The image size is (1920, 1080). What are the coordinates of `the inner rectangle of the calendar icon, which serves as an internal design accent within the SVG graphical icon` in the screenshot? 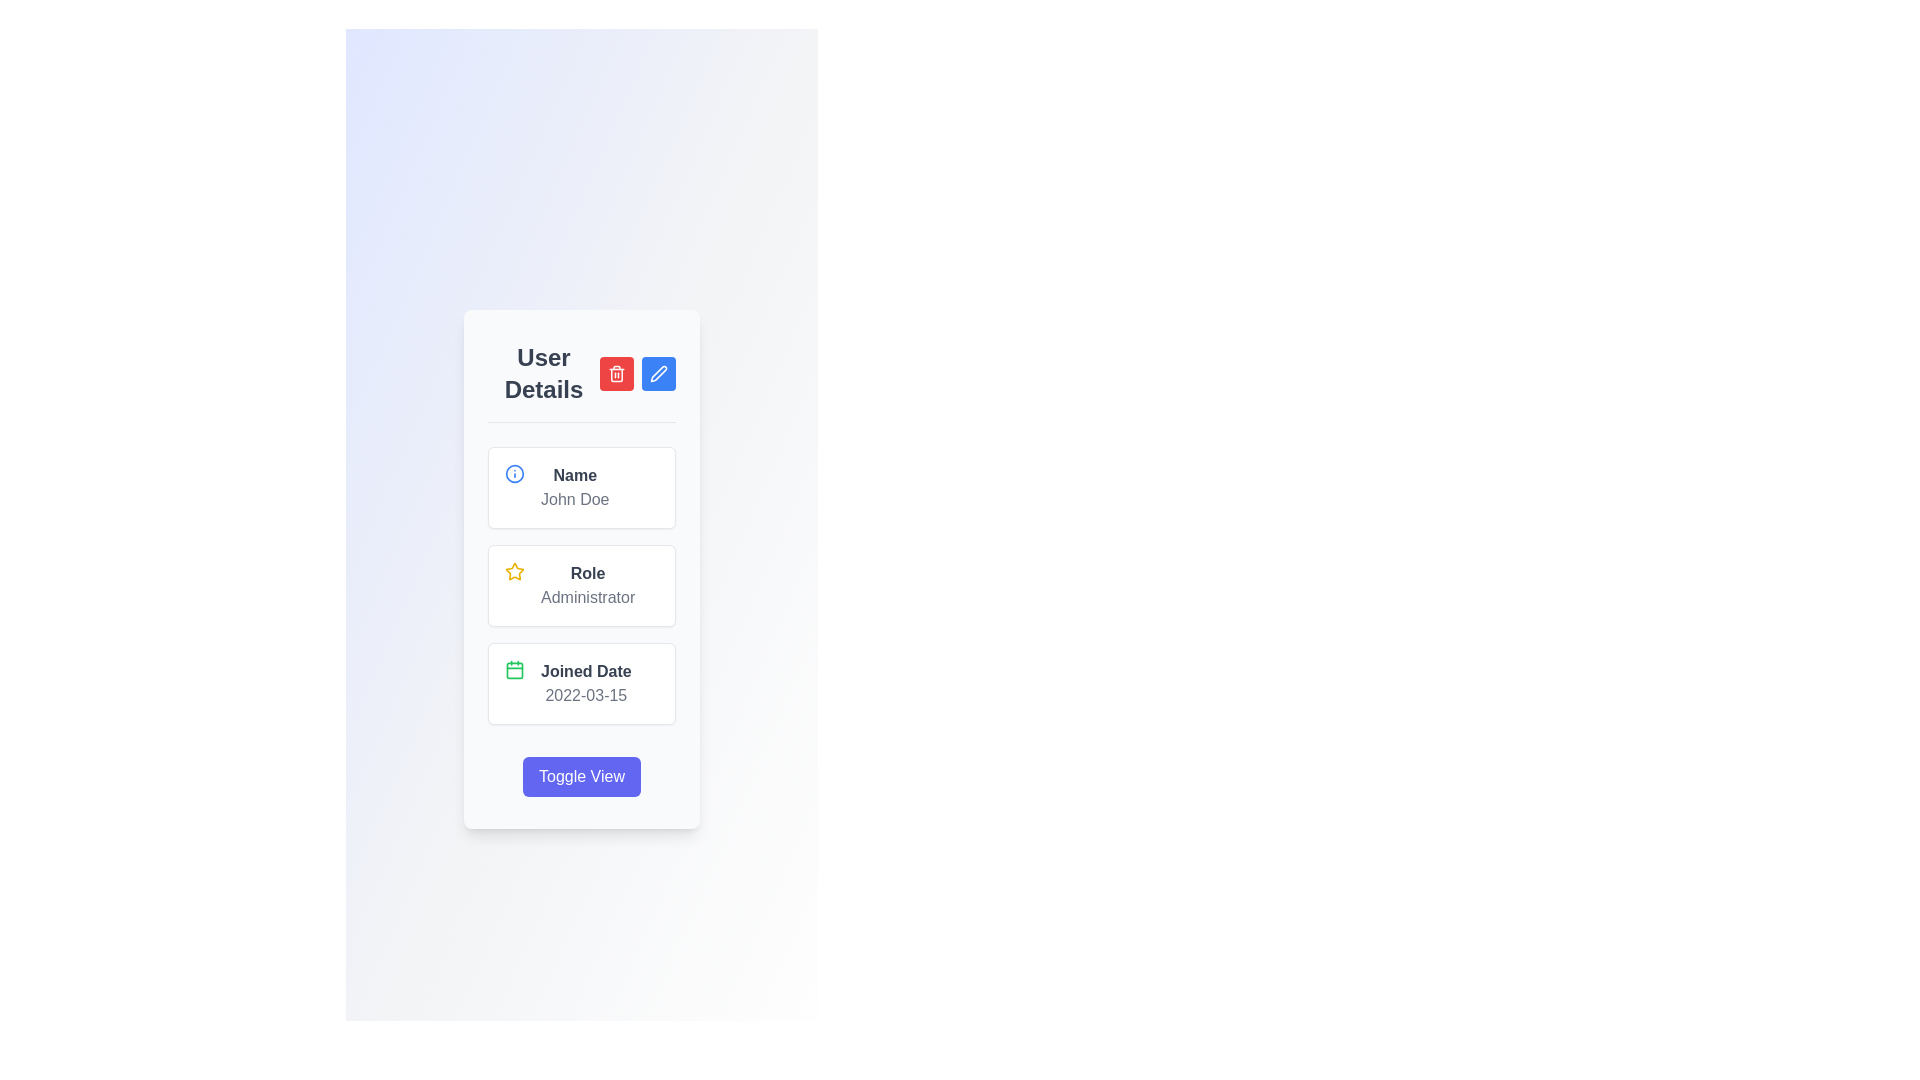 It's located at (514, 670).